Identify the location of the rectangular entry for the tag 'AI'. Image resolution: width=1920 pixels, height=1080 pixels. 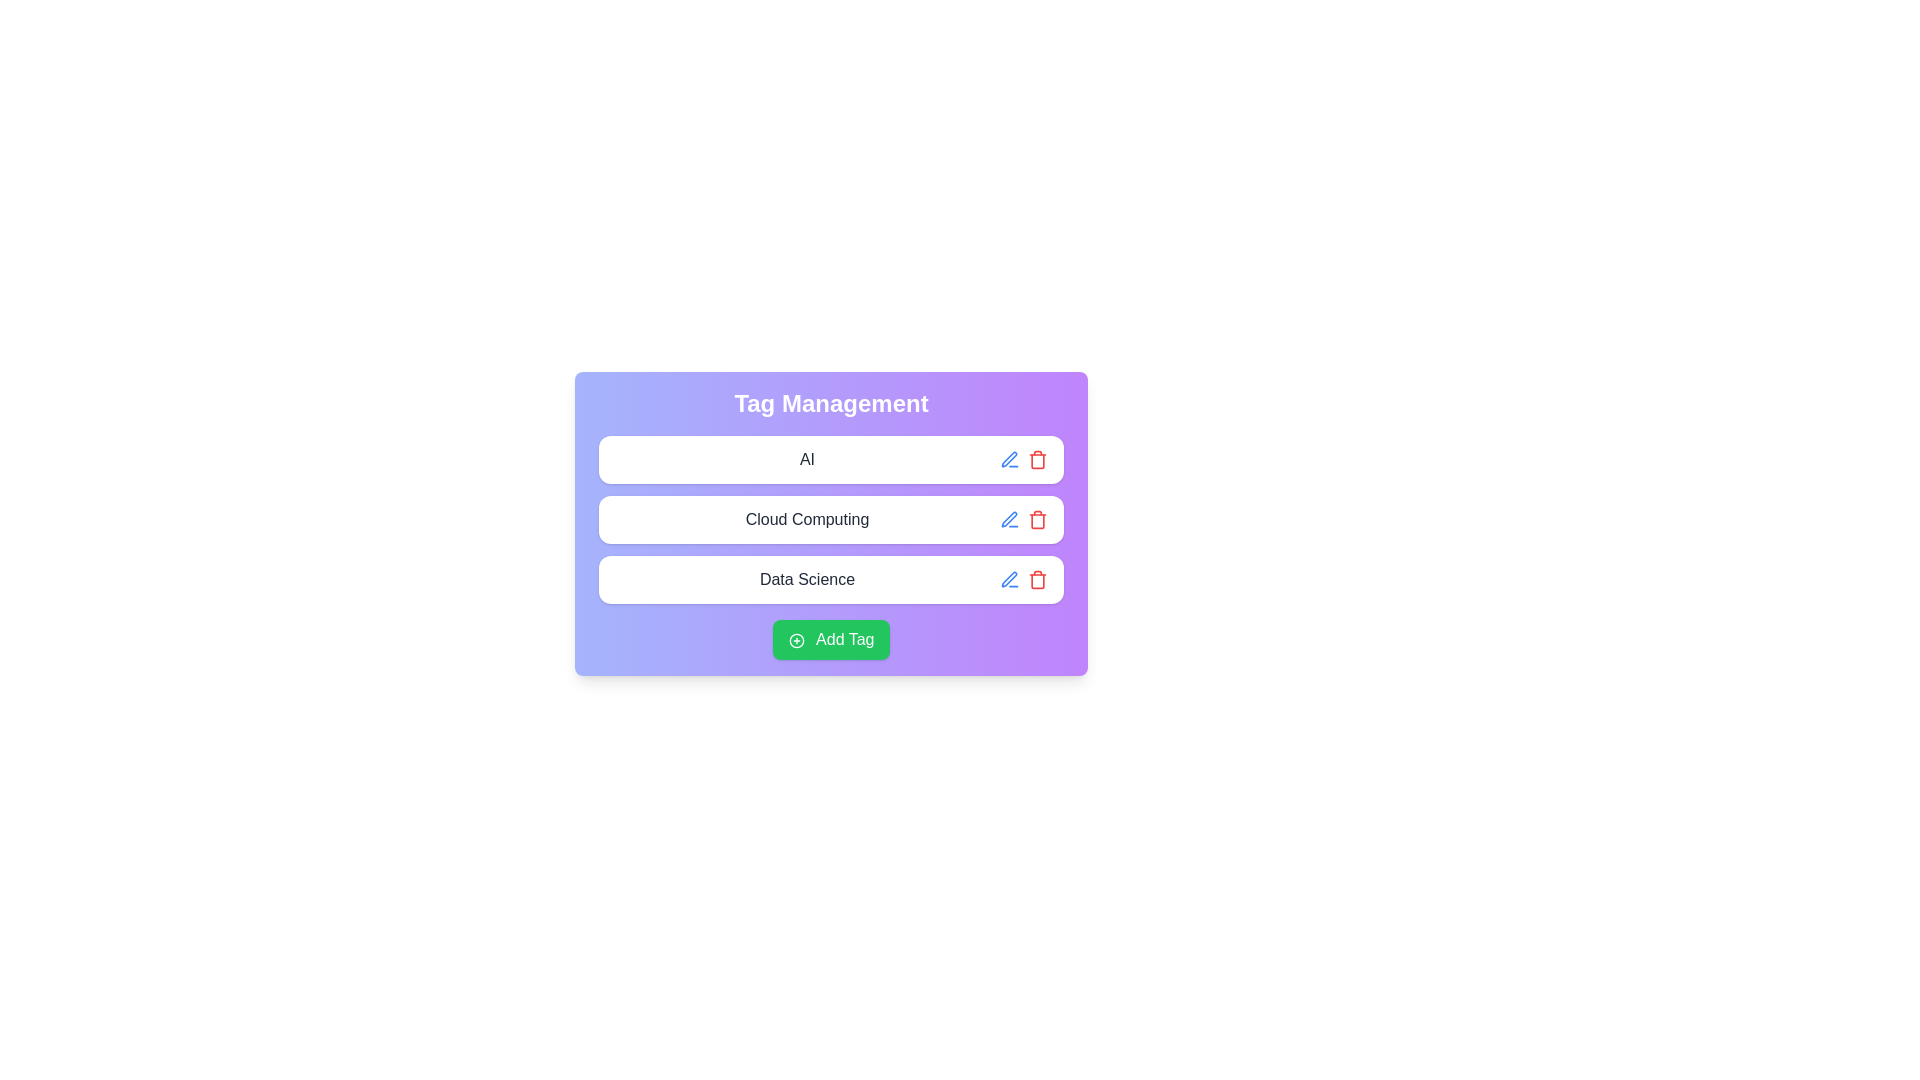
(831, 459).